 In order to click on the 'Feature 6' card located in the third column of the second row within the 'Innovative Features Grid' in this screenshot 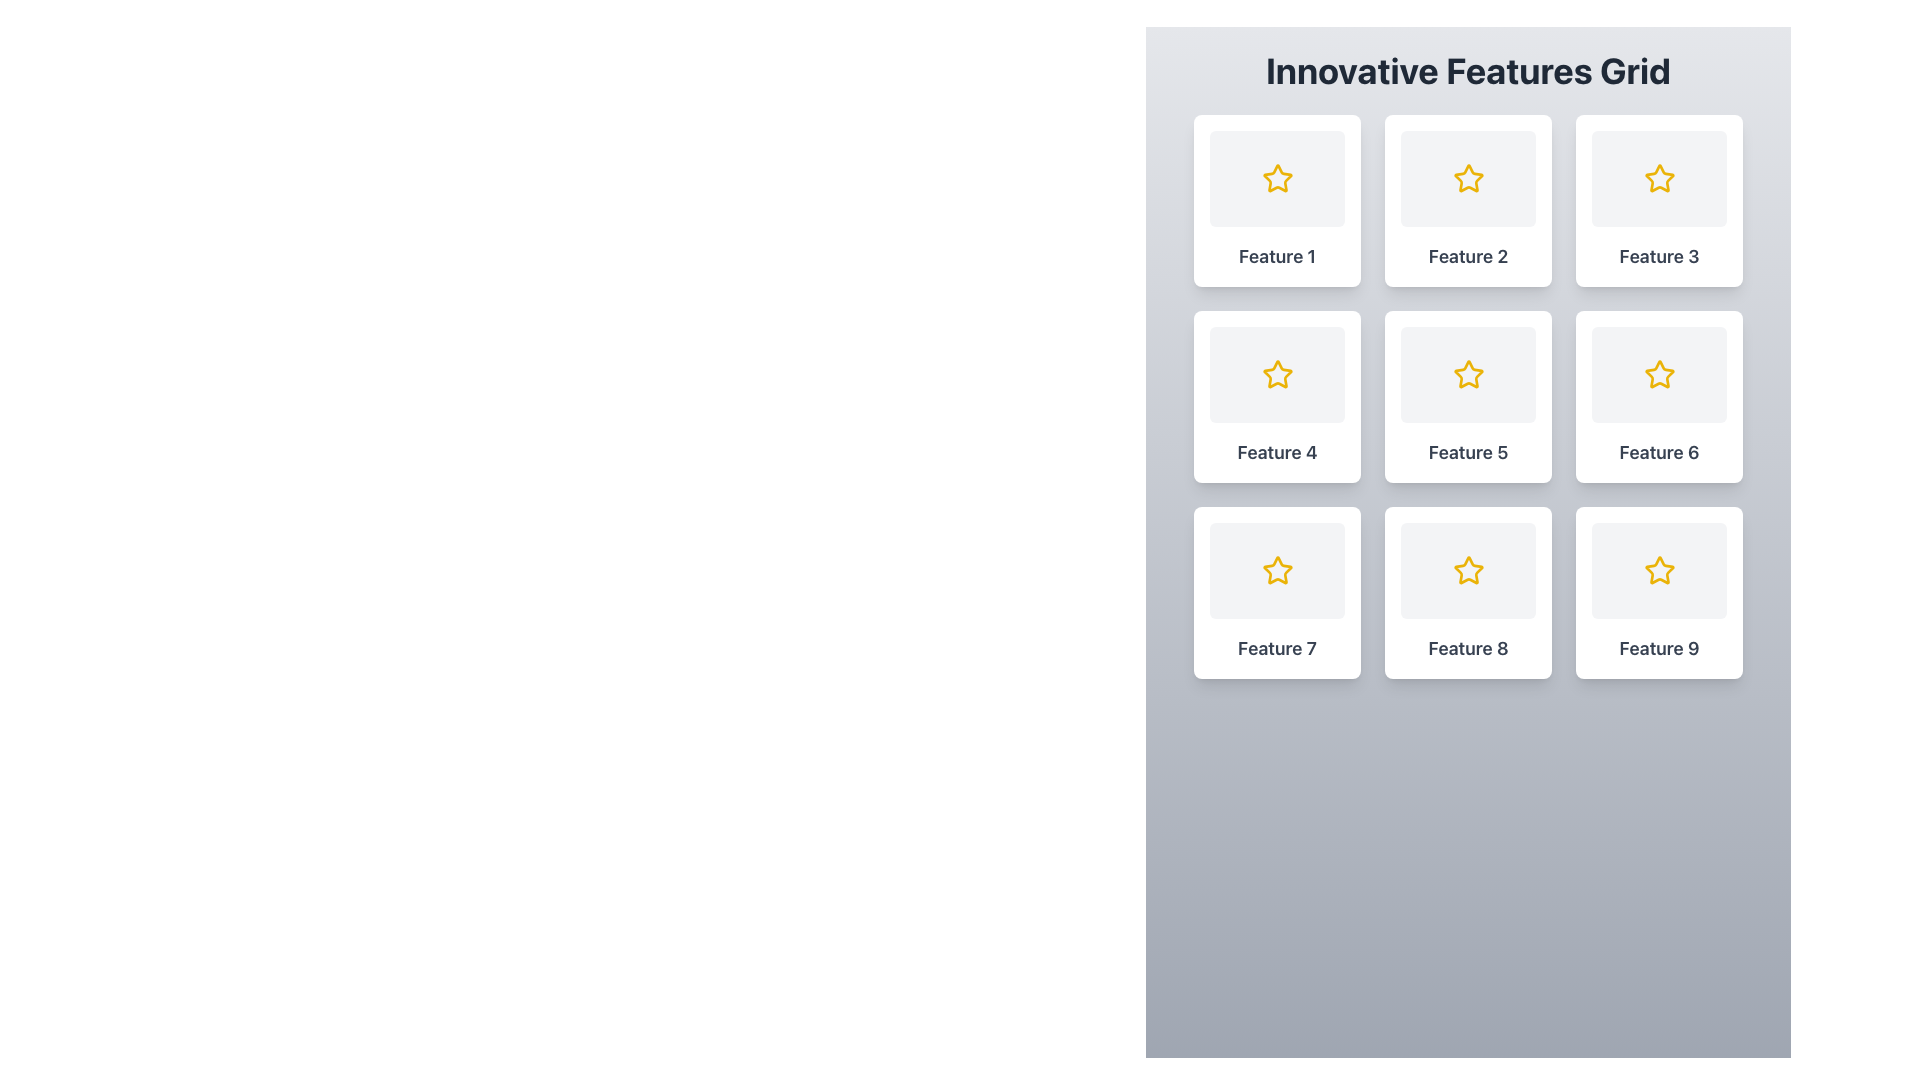, I will do `click(1659, 397)`.